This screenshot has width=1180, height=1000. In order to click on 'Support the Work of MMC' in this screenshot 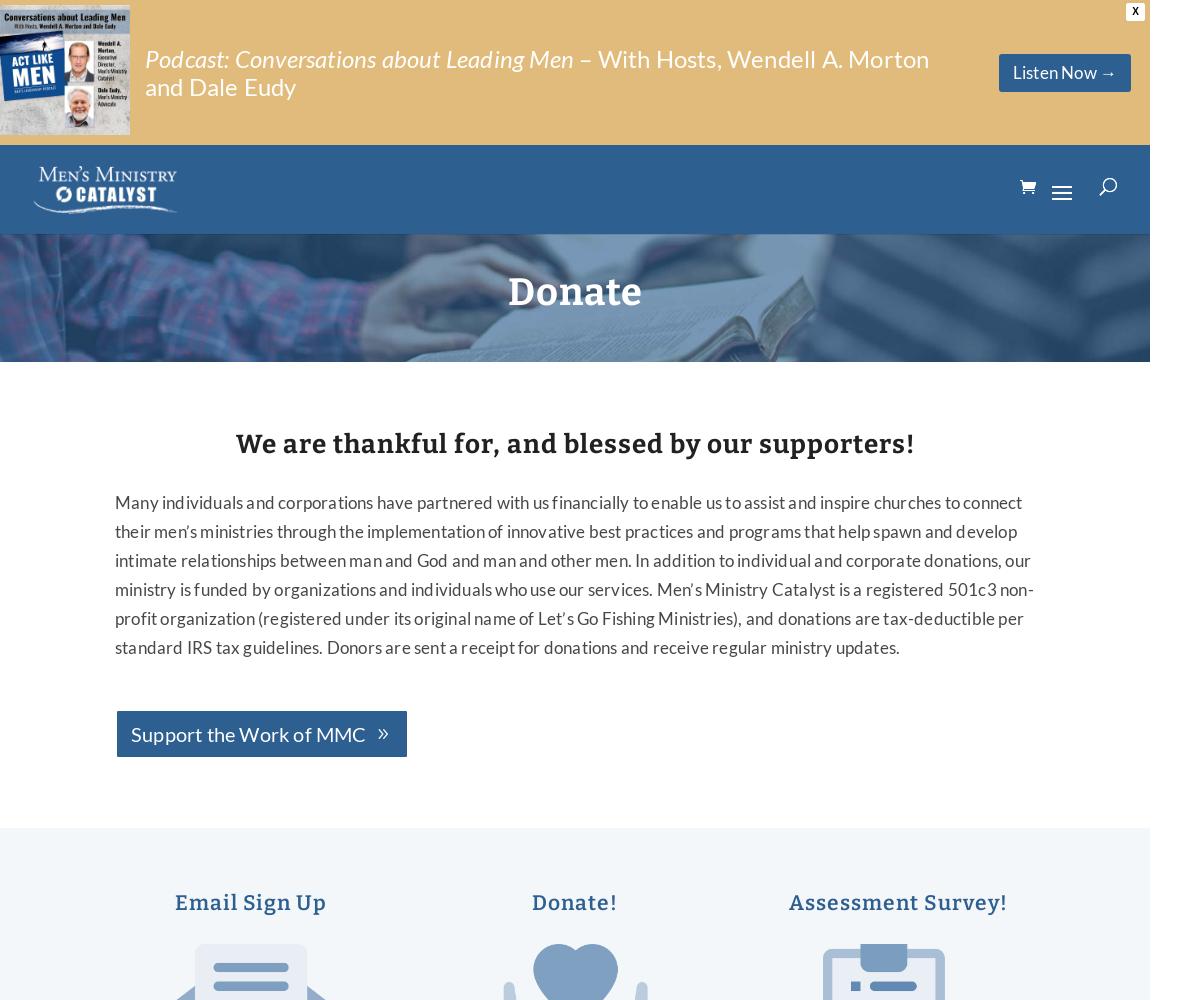, I will do `click(248, 732)`.